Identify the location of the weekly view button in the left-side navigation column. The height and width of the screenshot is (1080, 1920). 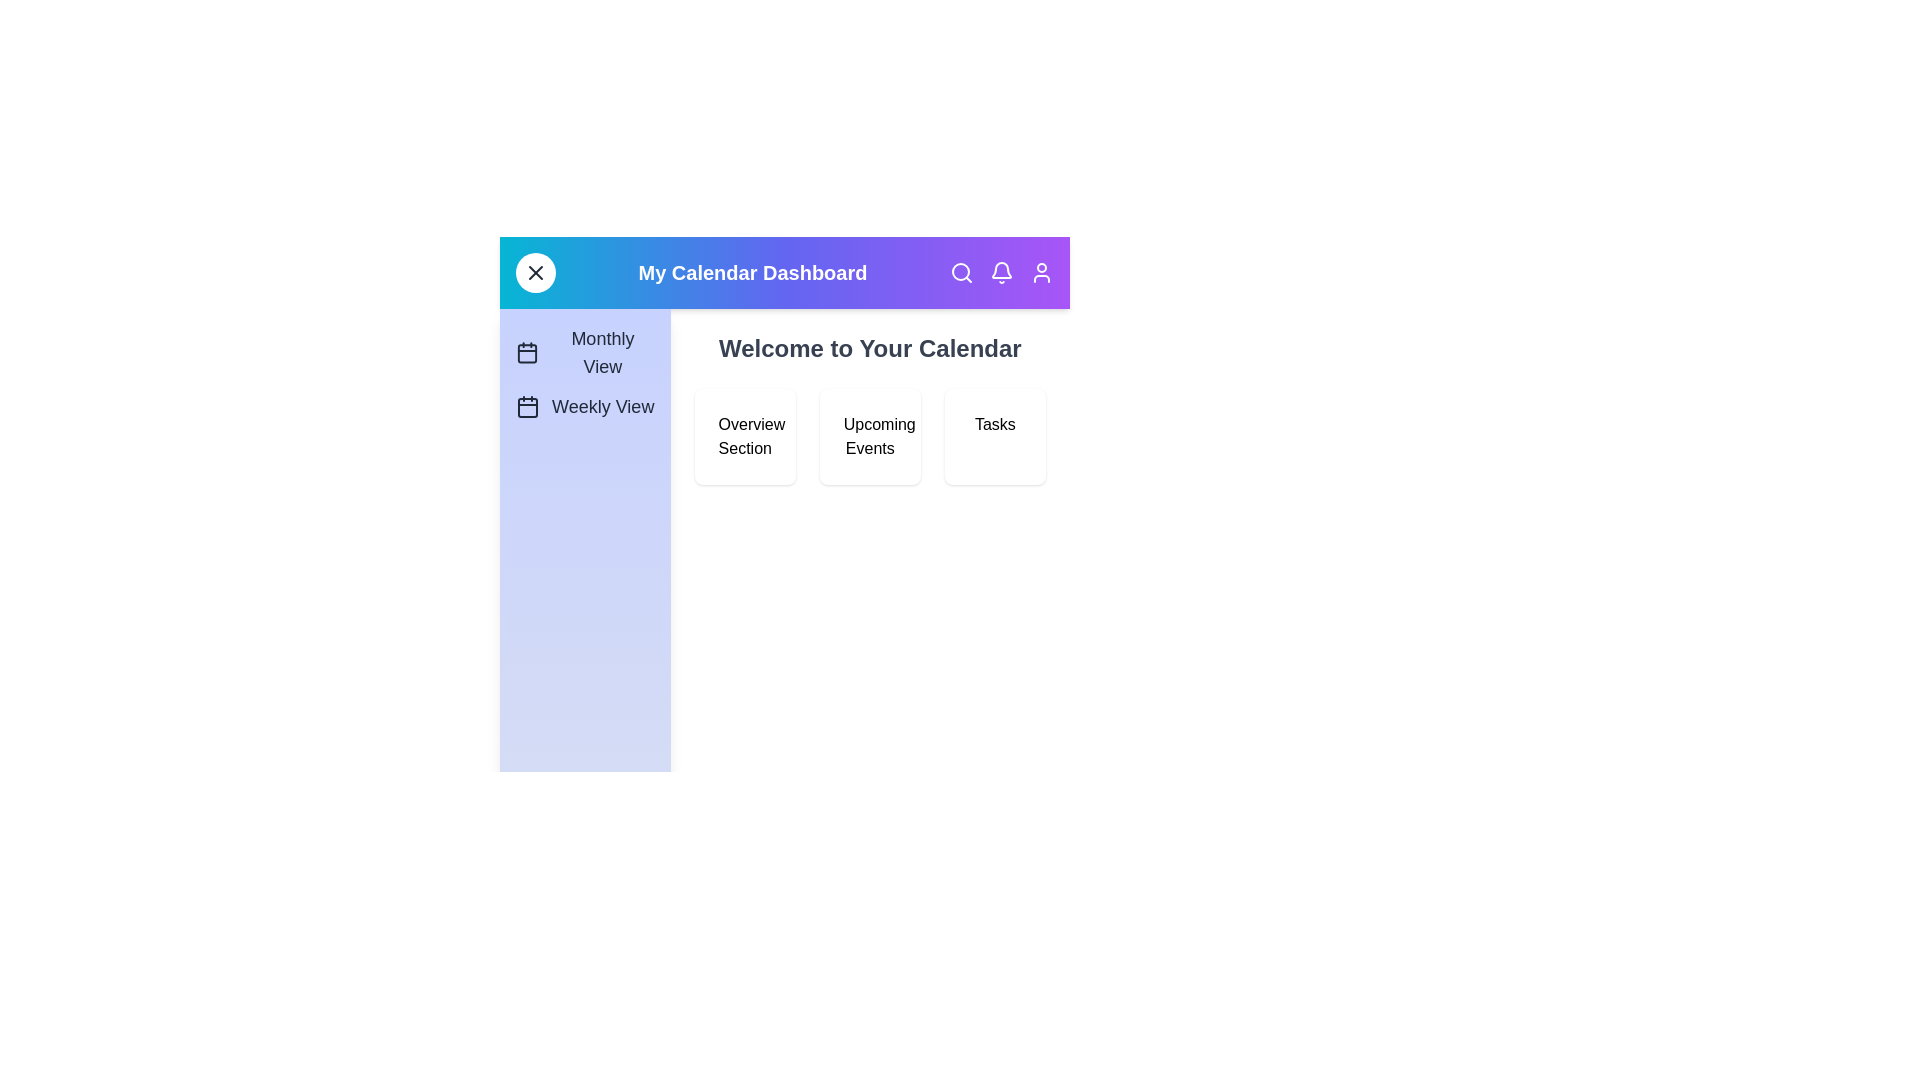
(584, 406).